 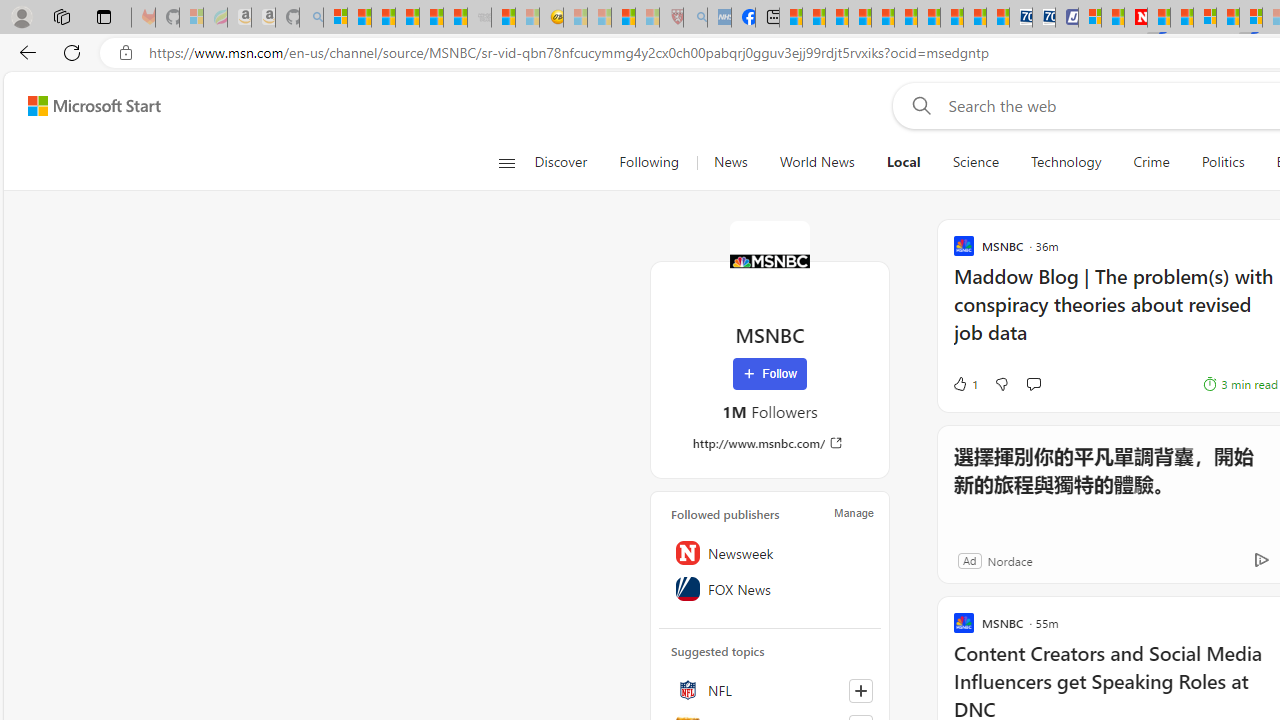 I want to click on 'Combat Siege - Sleeping', so click(x=480, y=17).